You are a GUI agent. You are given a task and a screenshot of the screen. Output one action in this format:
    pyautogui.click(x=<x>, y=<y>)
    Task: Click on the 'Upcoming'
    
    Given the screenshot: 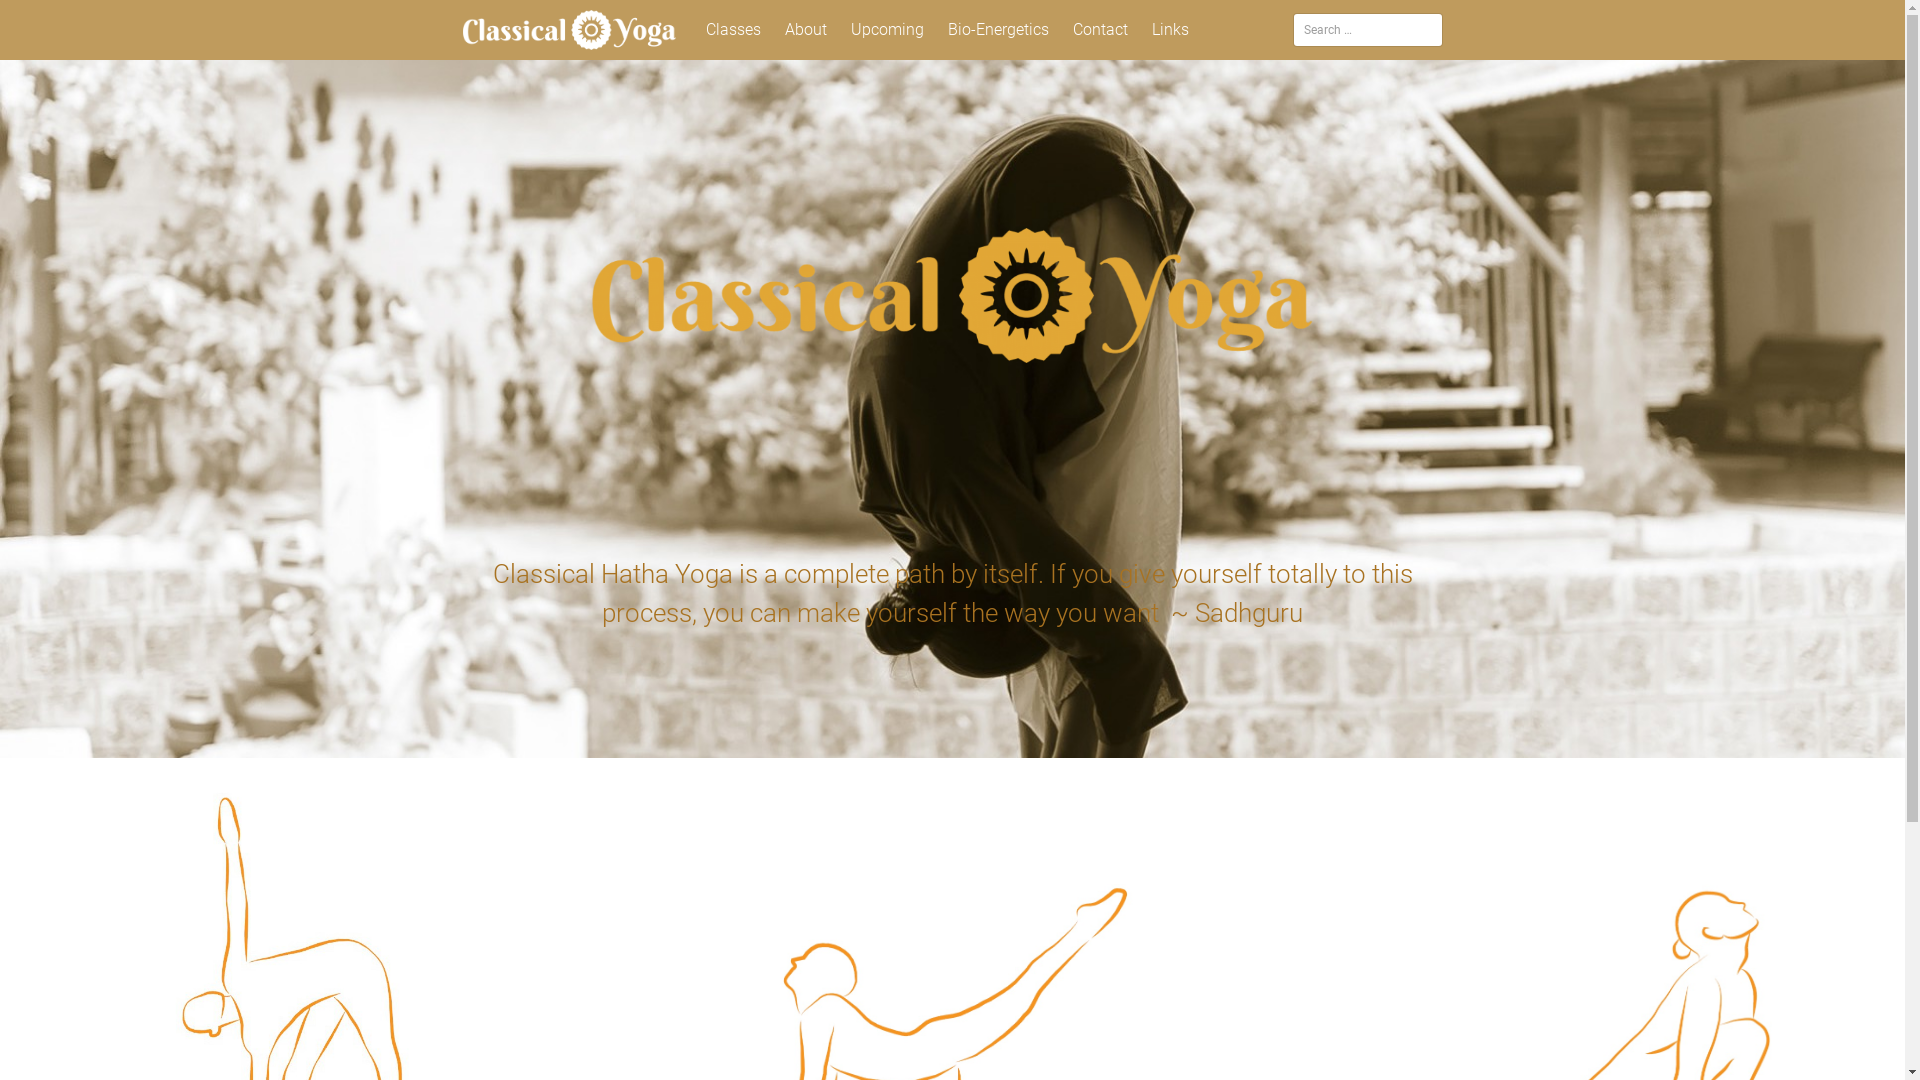 What is the action you would take?
    pyautogui.click(x=886, y=30)
    